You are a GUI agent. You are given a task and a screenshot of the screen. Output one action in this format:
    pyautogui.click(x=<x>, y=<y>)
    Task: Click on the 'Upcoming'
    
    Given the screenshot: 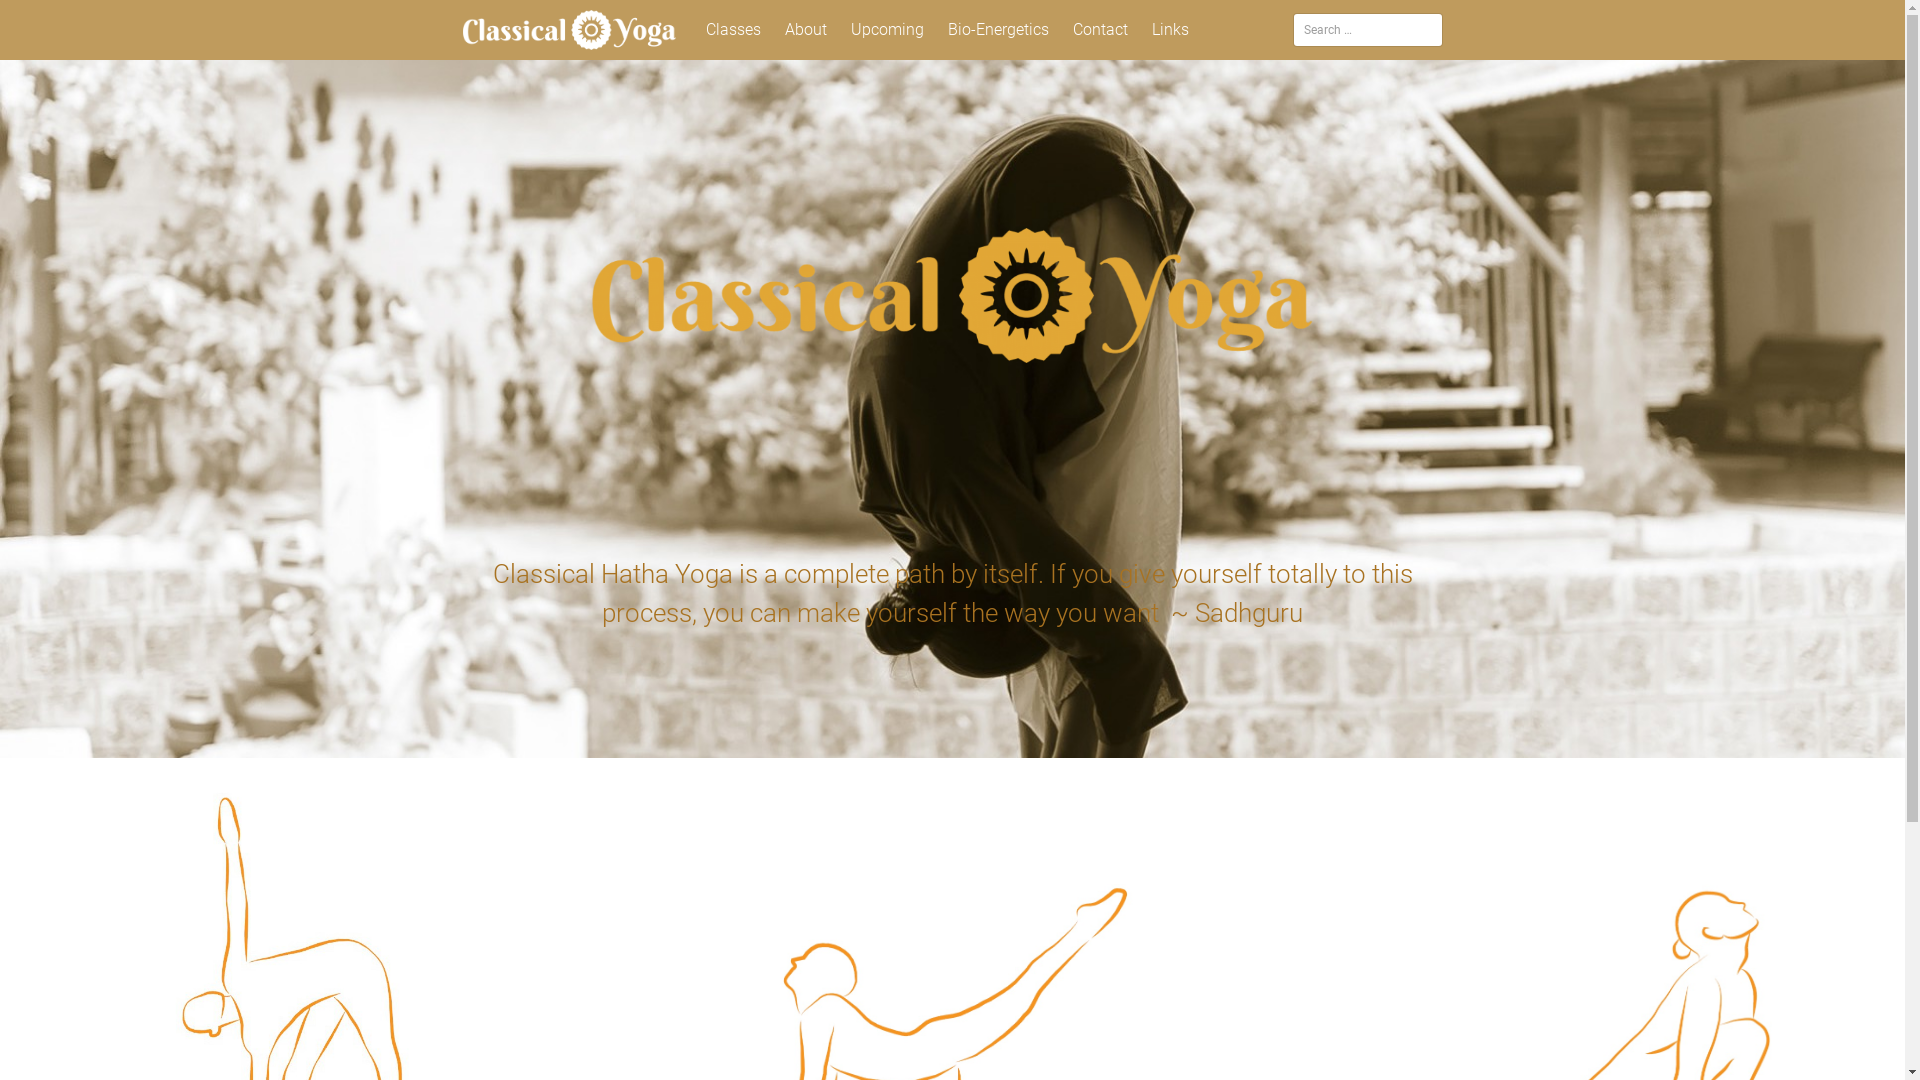 What is the action you would take?
    pyautogui.click(x=886, y=30)
    